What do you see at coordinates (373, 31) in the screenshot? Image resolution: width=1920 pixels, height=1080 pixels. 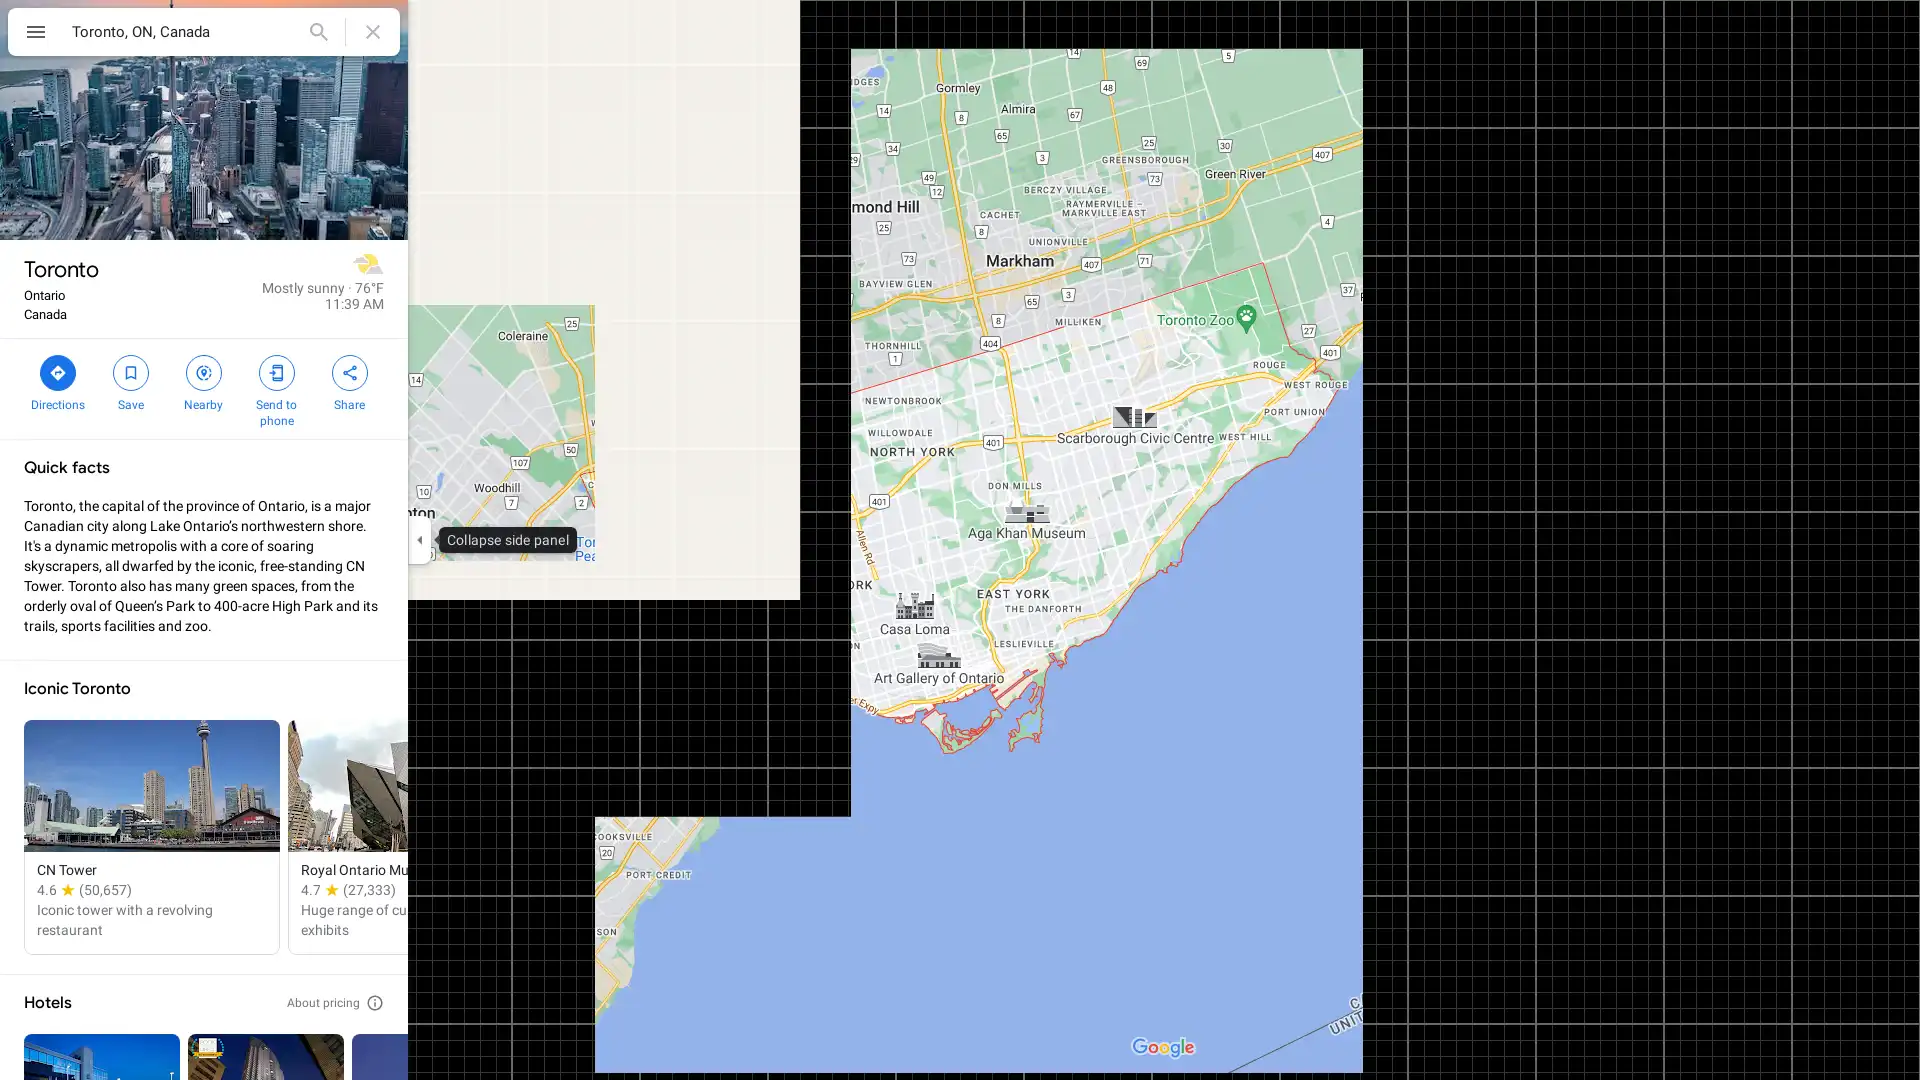 I see `Clear search` at bounding box center [373, 31].